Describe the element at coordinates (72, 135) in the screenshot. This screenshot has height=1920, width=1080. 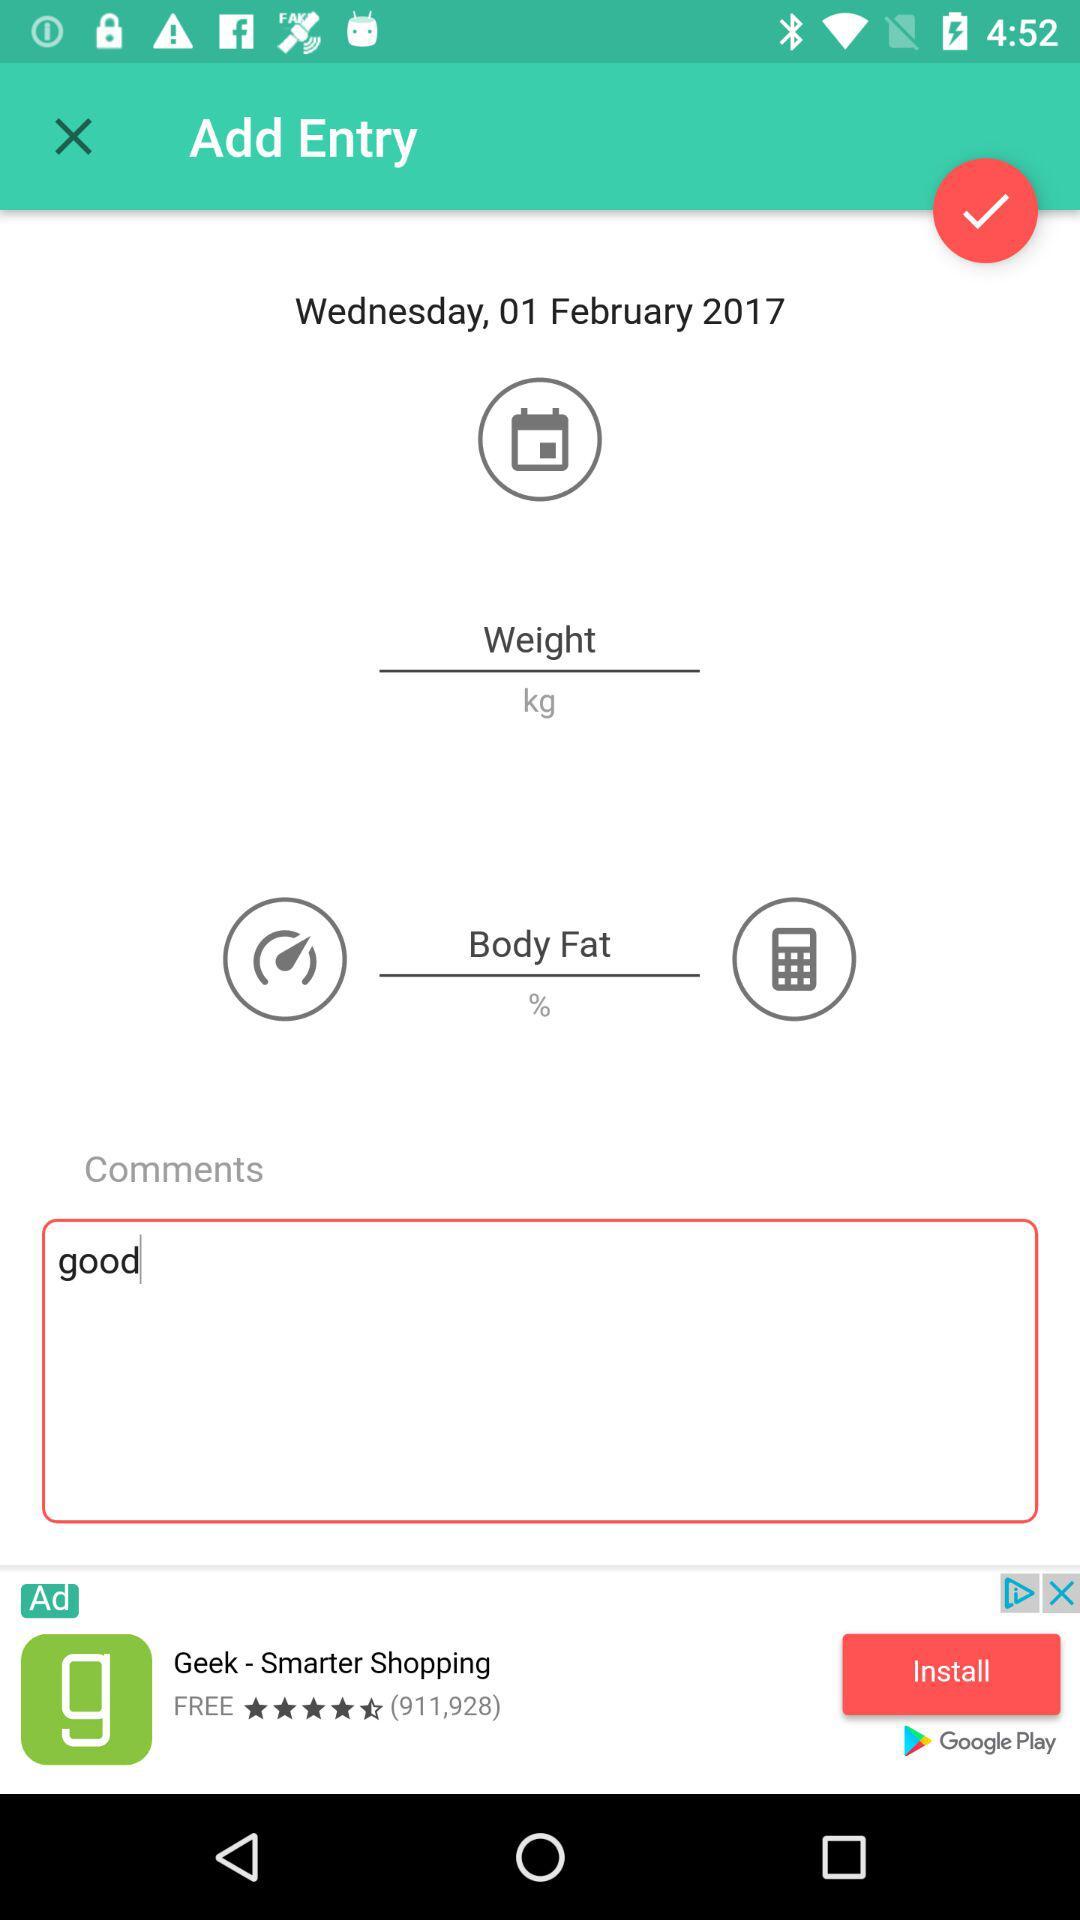
I see `close patturn` at that location.